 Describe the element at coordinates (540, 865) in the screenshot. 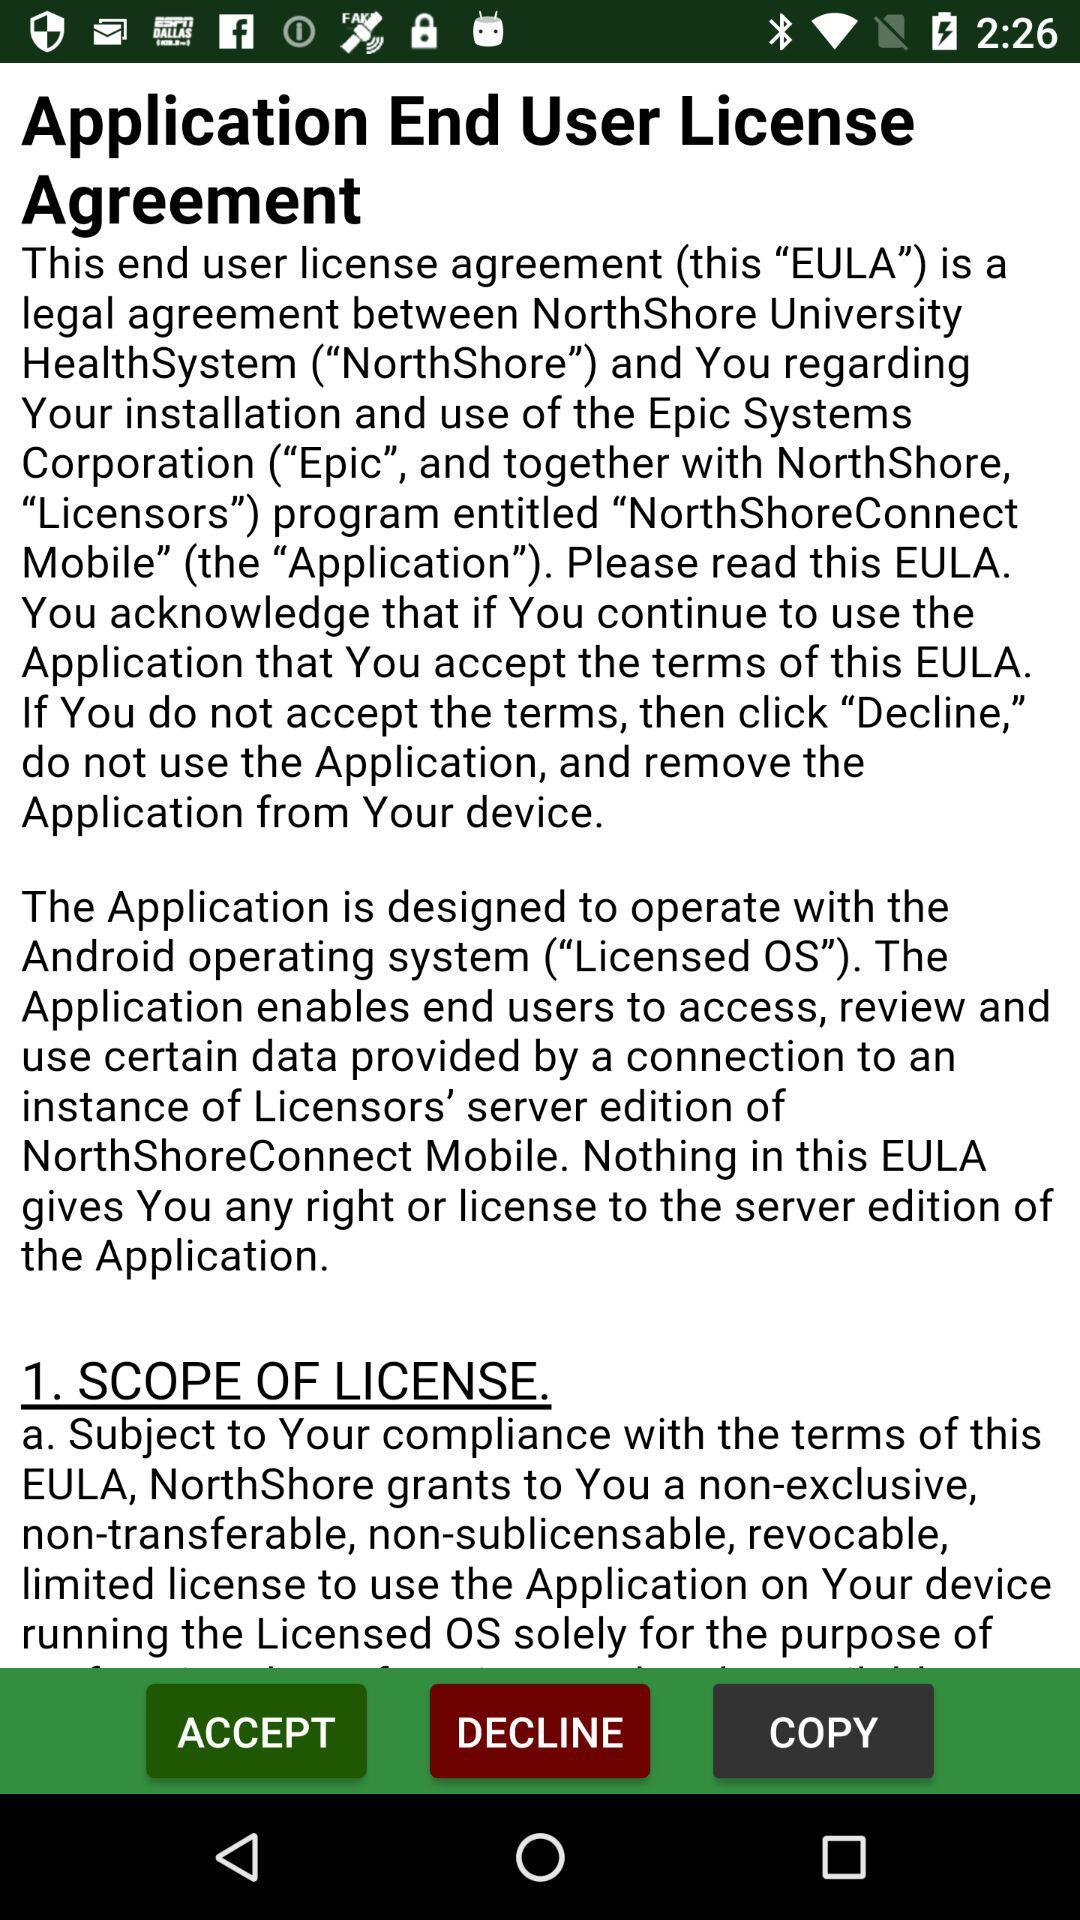

I see `license agreement` at that location.